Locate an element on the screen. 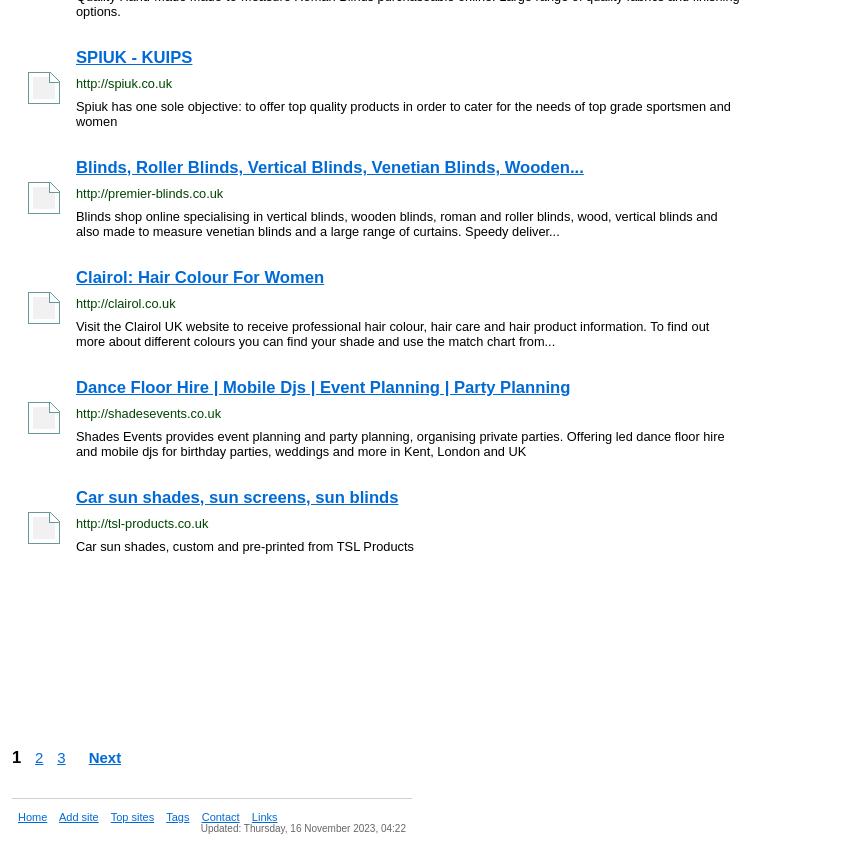 Image resolution: width=864 pixels, height=857 pixels. 'http://spiuk.co.uk' is located at coordinates (122, 83).